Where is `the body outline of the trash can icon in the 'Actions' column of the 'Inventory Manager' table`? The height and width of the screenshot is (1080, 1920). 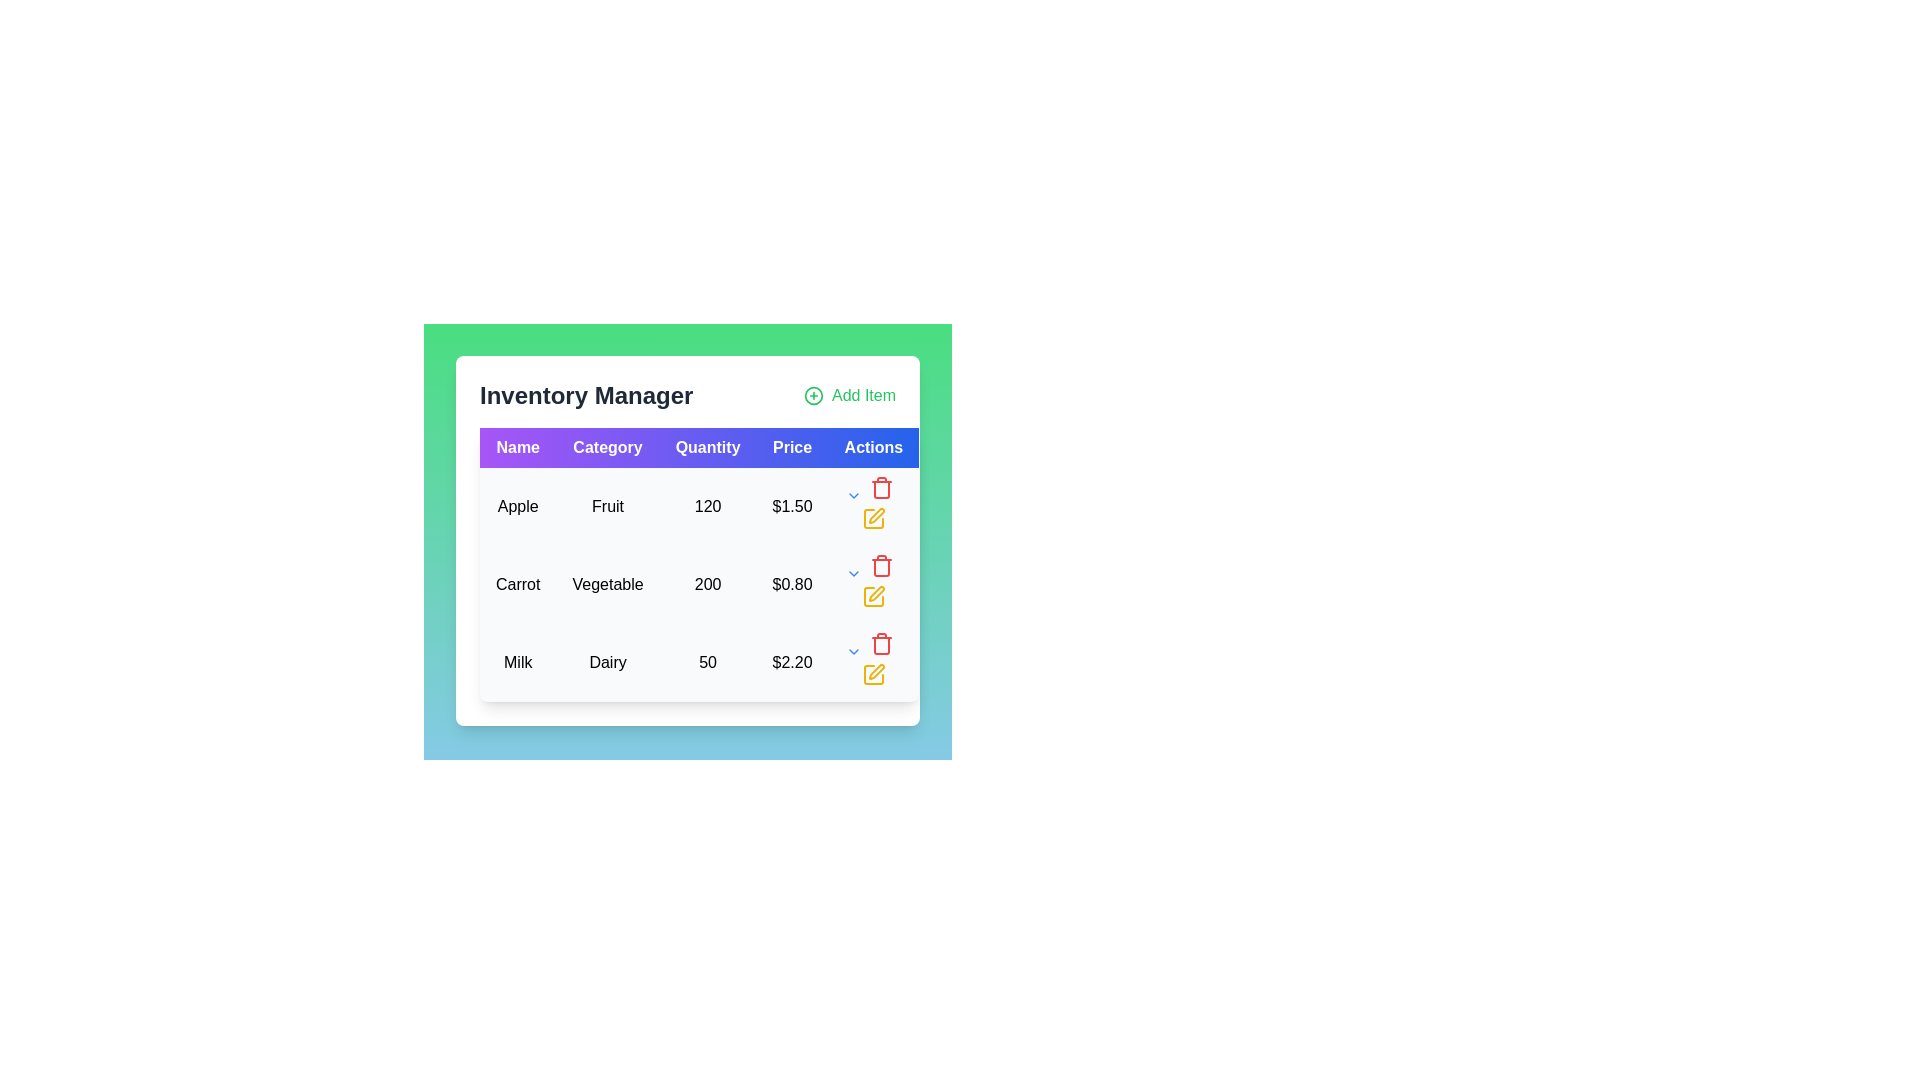 the body outline of the trash can icon in the 'Actions' column of the 'Inventory Manager' table is located at coordinates (880, 645).